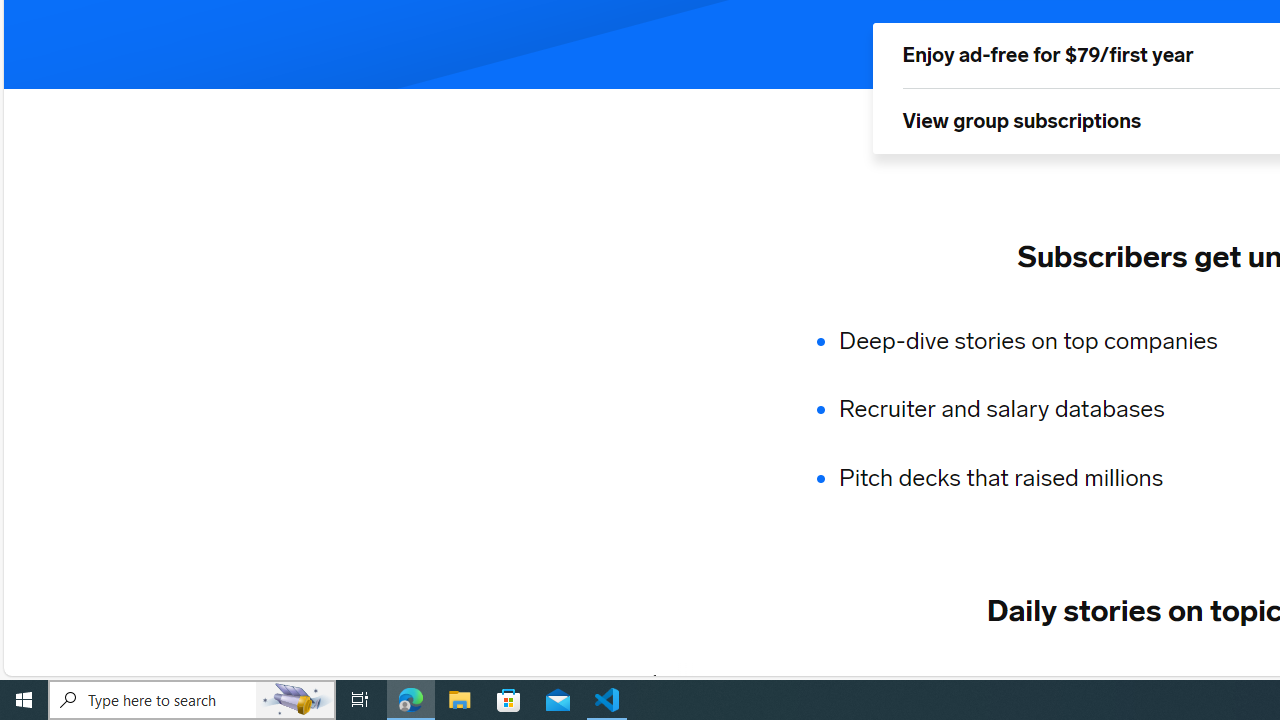  What do you see at coordinates (1040, 409) in the screenshot?
I see `'Recruiter and salary databases'` at bounding box center [1040, 409].